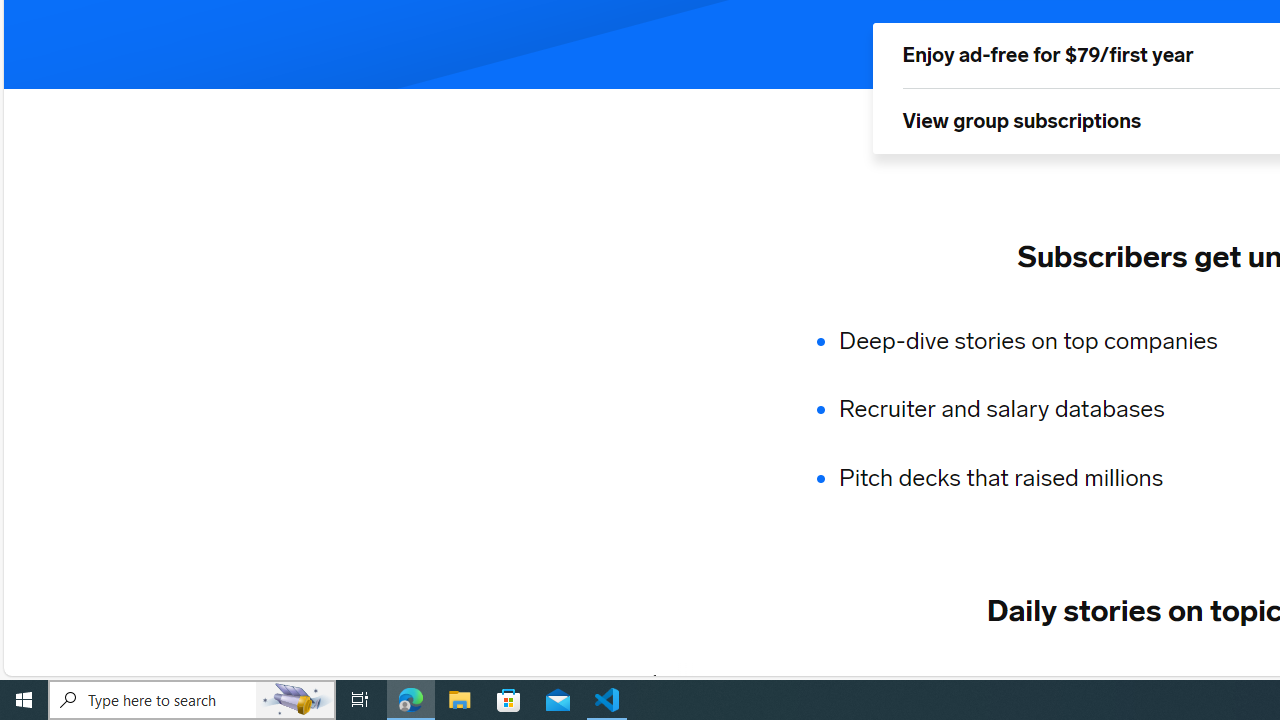  What do you see at coordinates (1040, 409) in the screenshot?
I see `'Recruiter and salary databases'` at bounding box center [1040, 409].